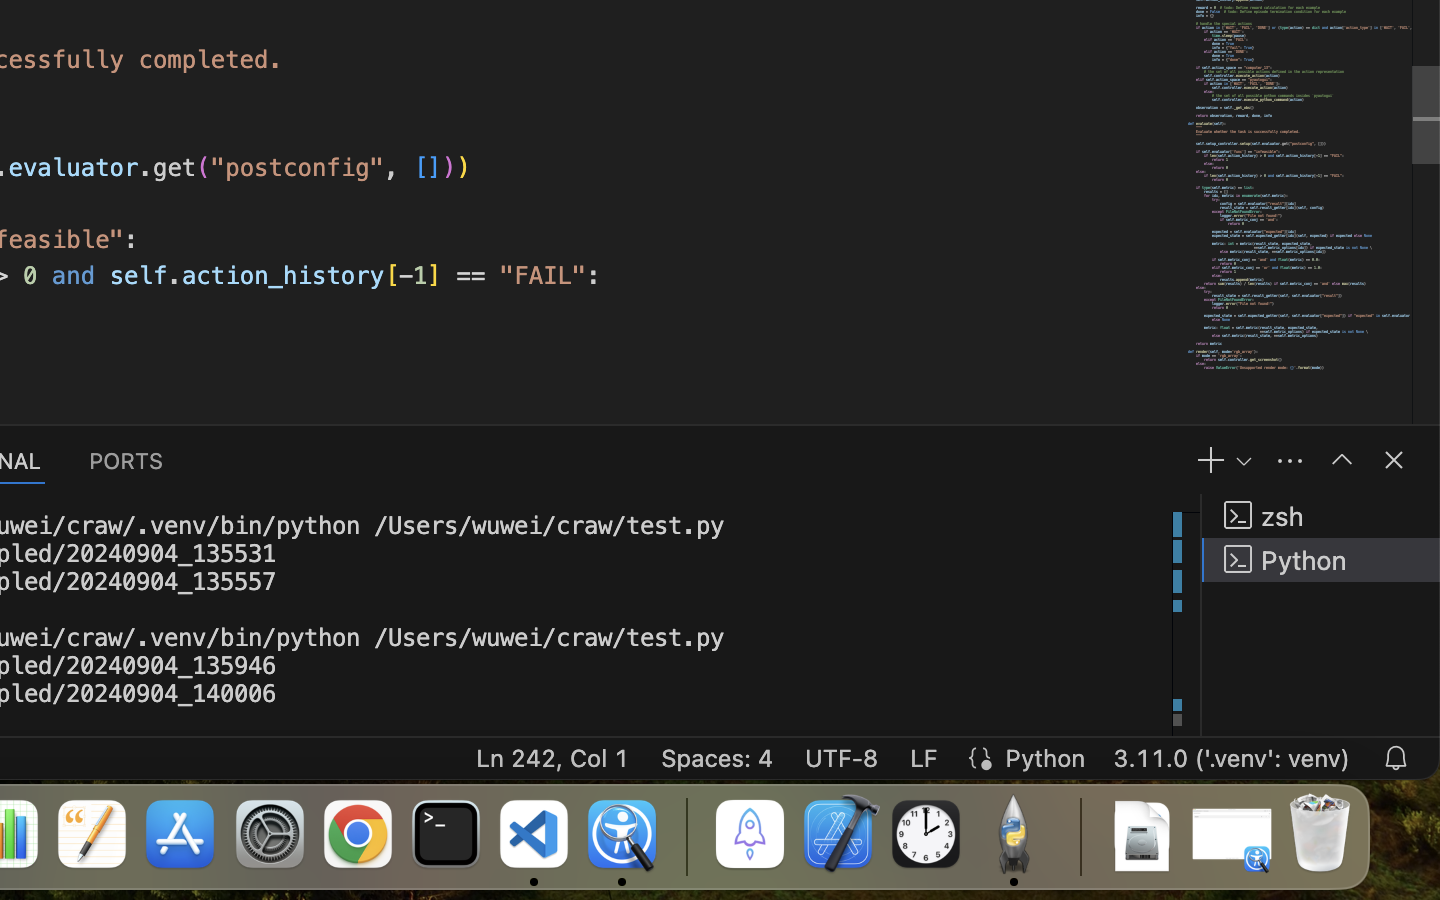 This screenshot has width=1440, height=900. Describe the element at coordinates (685, 835) in the screenshot. I see `'0.4285714328289032'` at that location.